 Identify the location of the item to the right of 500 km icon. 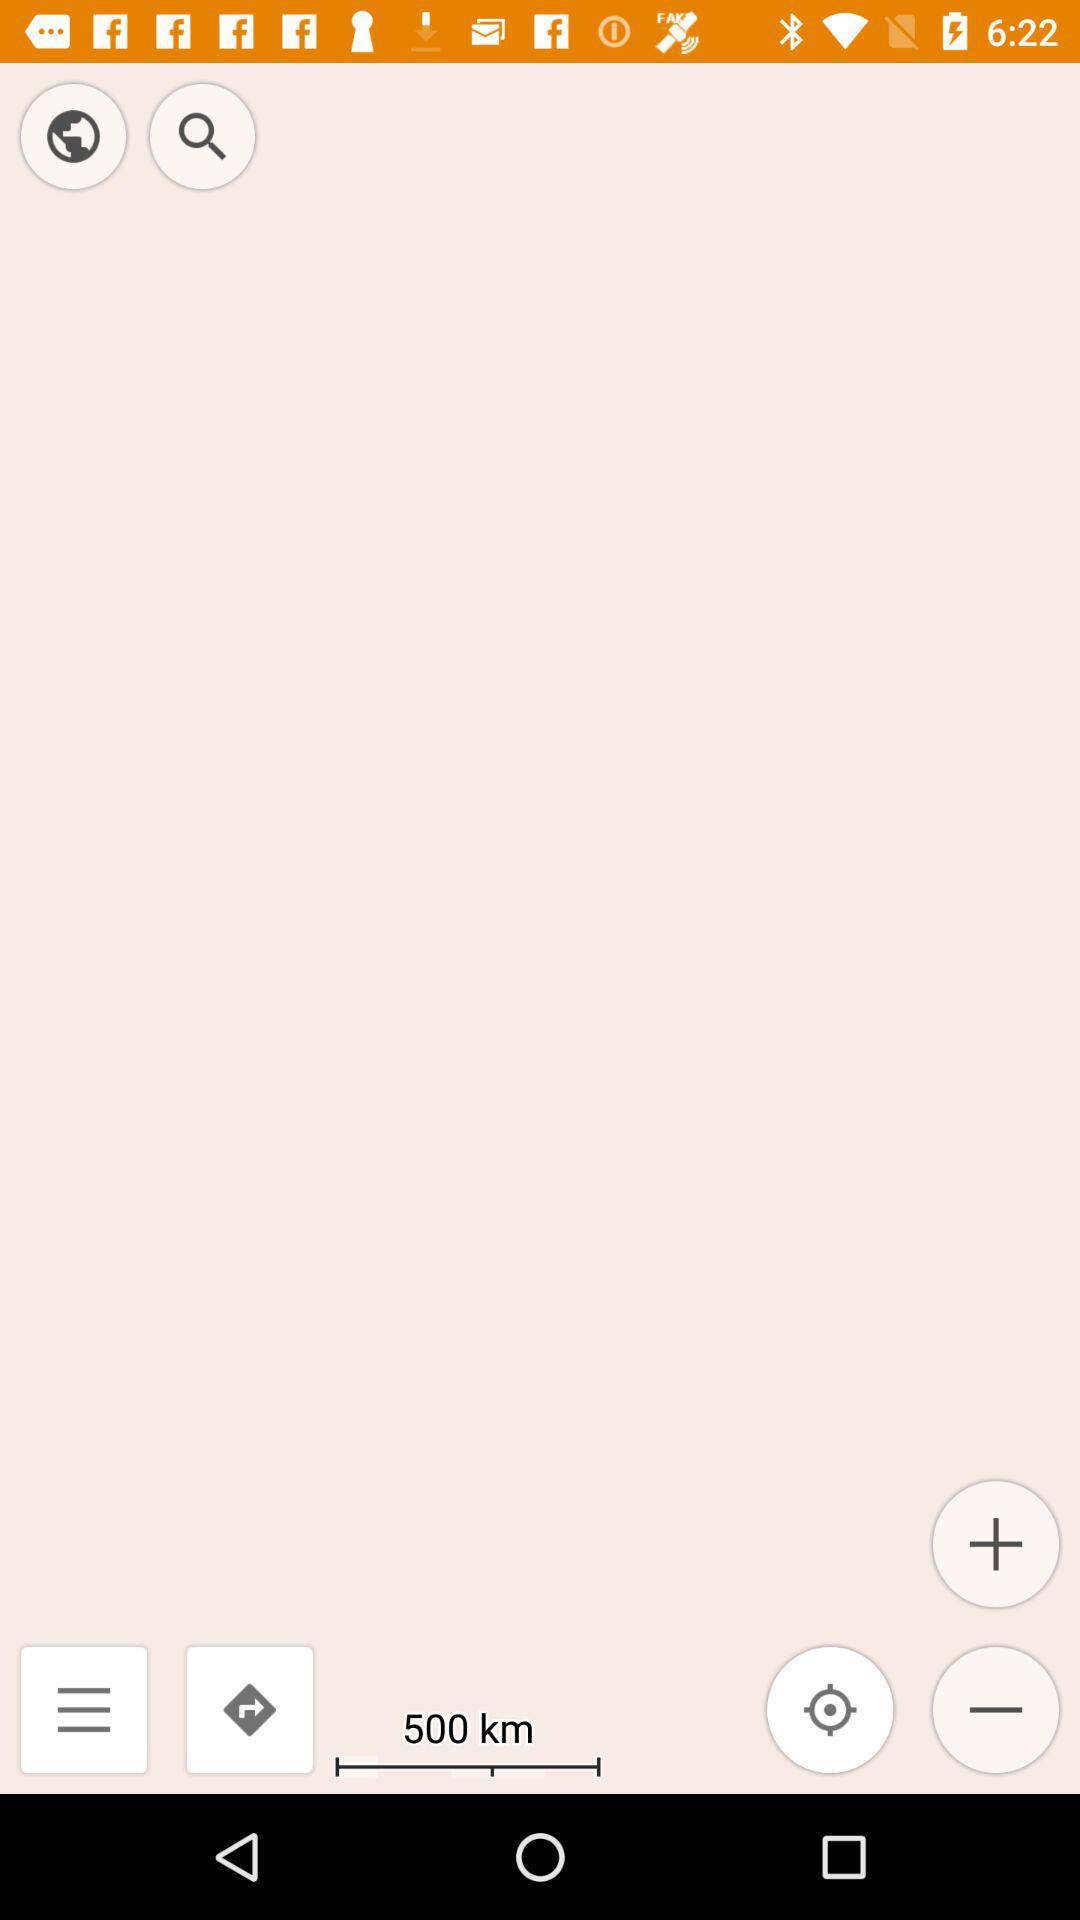
(830, 1708).